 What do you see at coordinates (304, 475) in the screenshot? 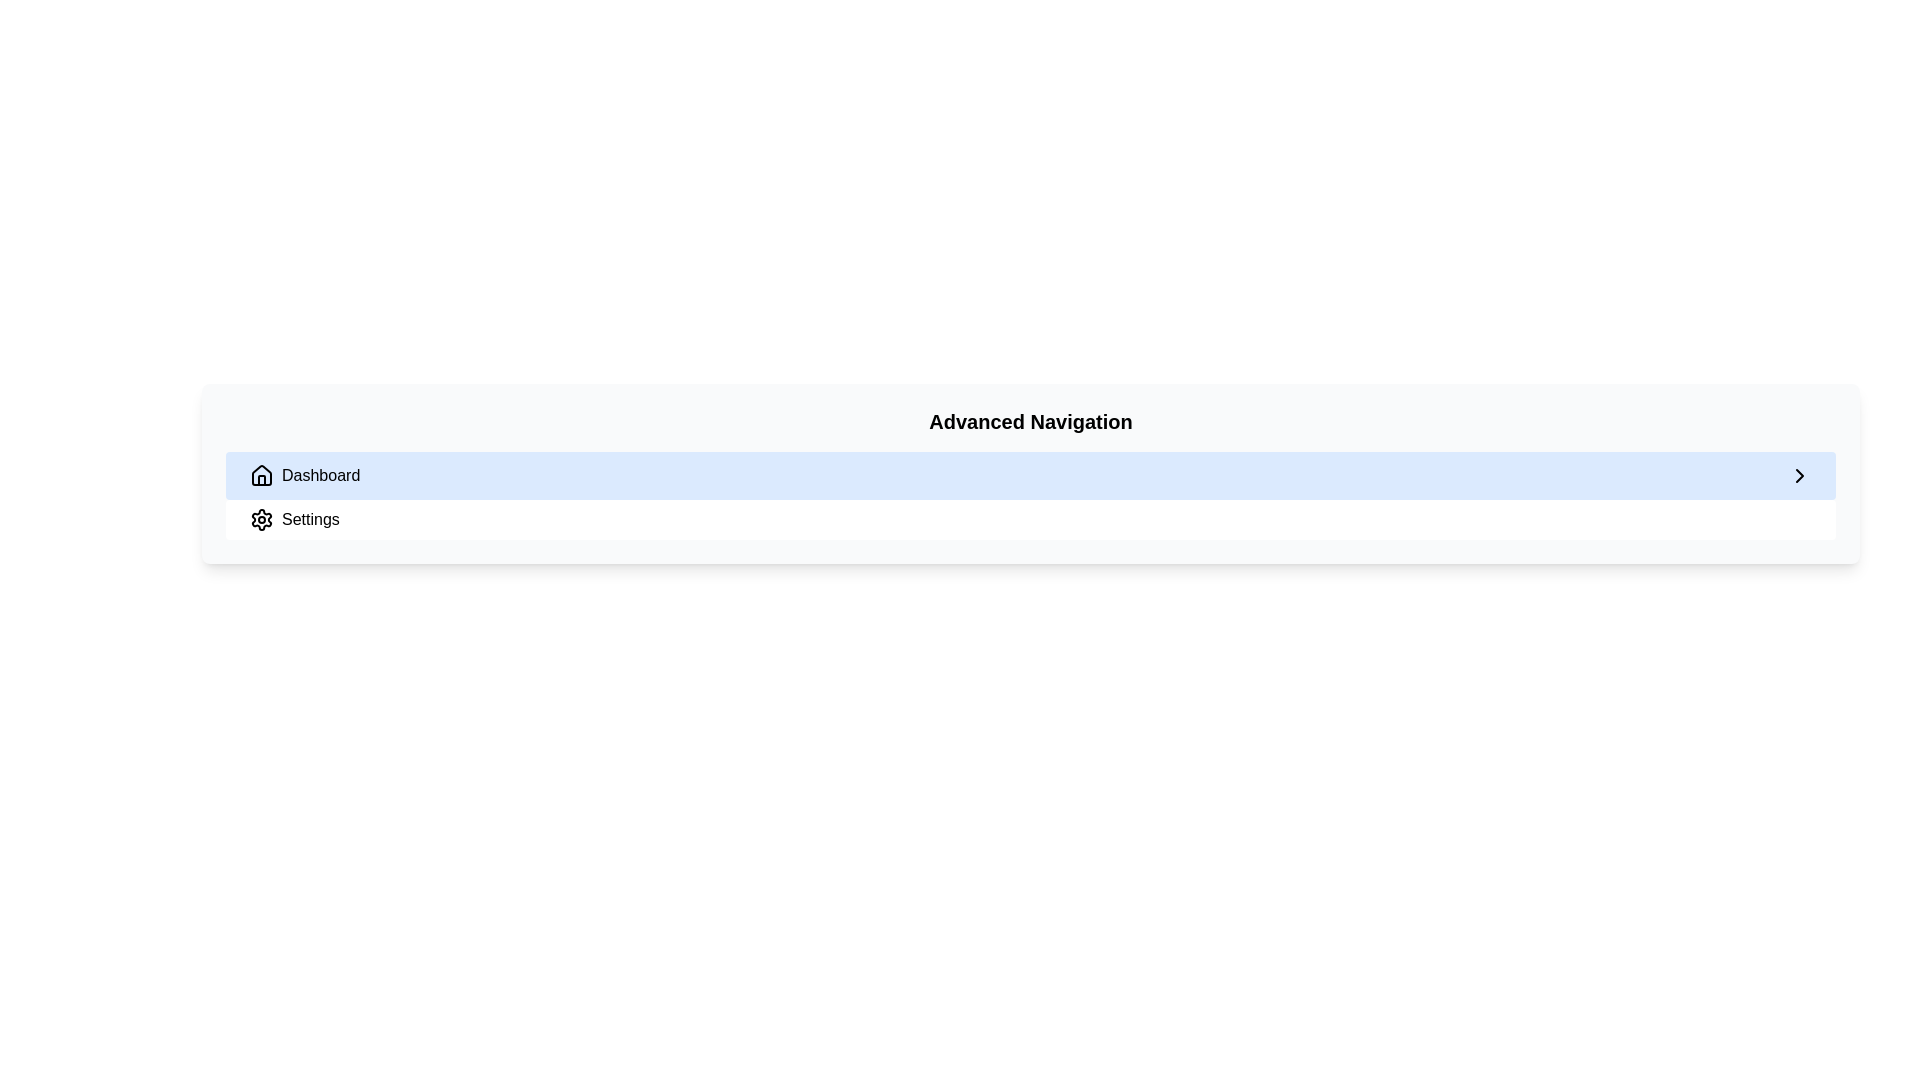
I see `the navigational link element labeled 'Dashboard' with a house-shaped icon on the left` at bounding box center [304, 475].